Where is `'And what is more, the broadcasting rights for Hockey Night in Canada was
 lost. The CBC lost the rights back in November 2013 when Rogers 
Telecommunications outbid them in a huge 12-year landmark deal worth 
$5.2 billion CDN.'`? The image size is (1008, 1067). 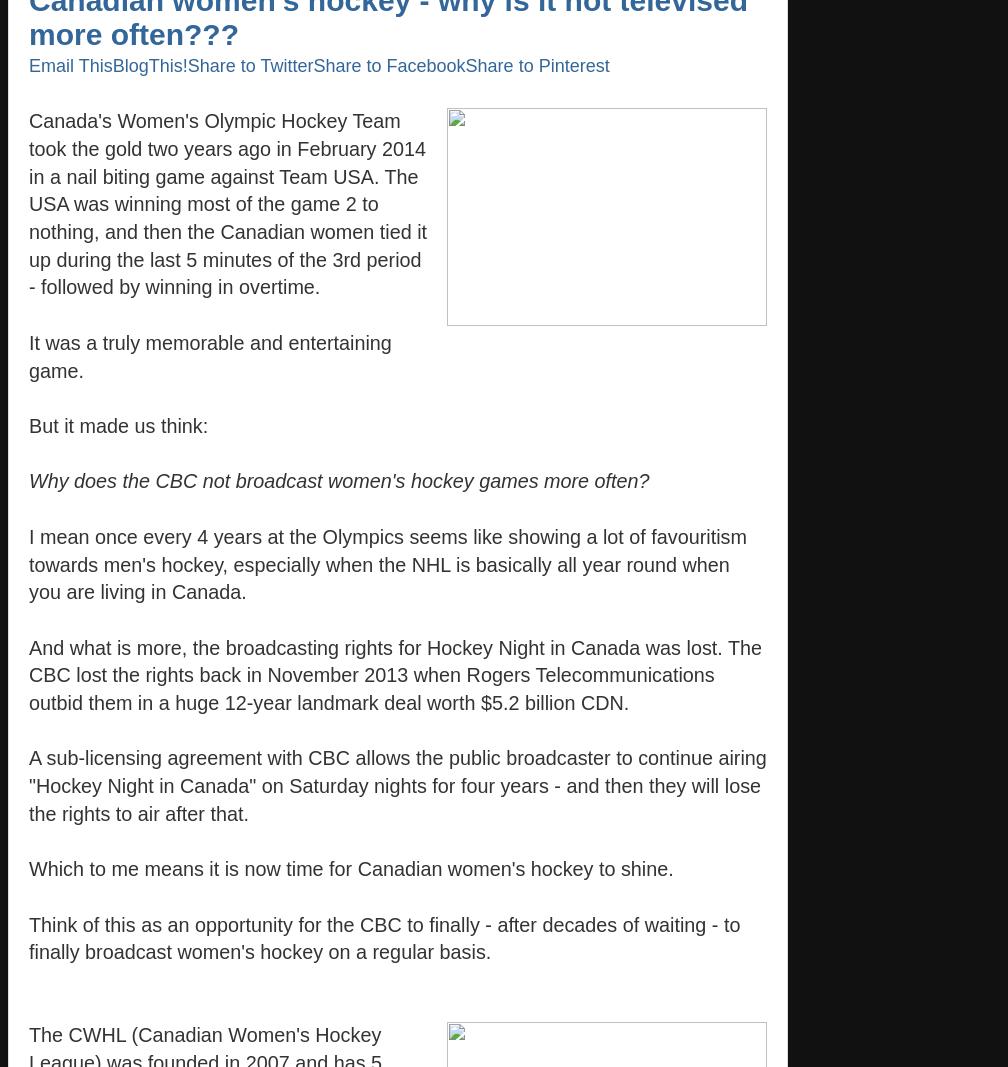 'And what is more, the broadcasting rights for Hockey Night in Canada was
 lost. The CBC lost the rights back in November 2013 when Rogers 
Telecommunications outbid them in a huge 12-year landmark deal worth 
$5.2 billion CDN.' is located at coordinates (29, 674).